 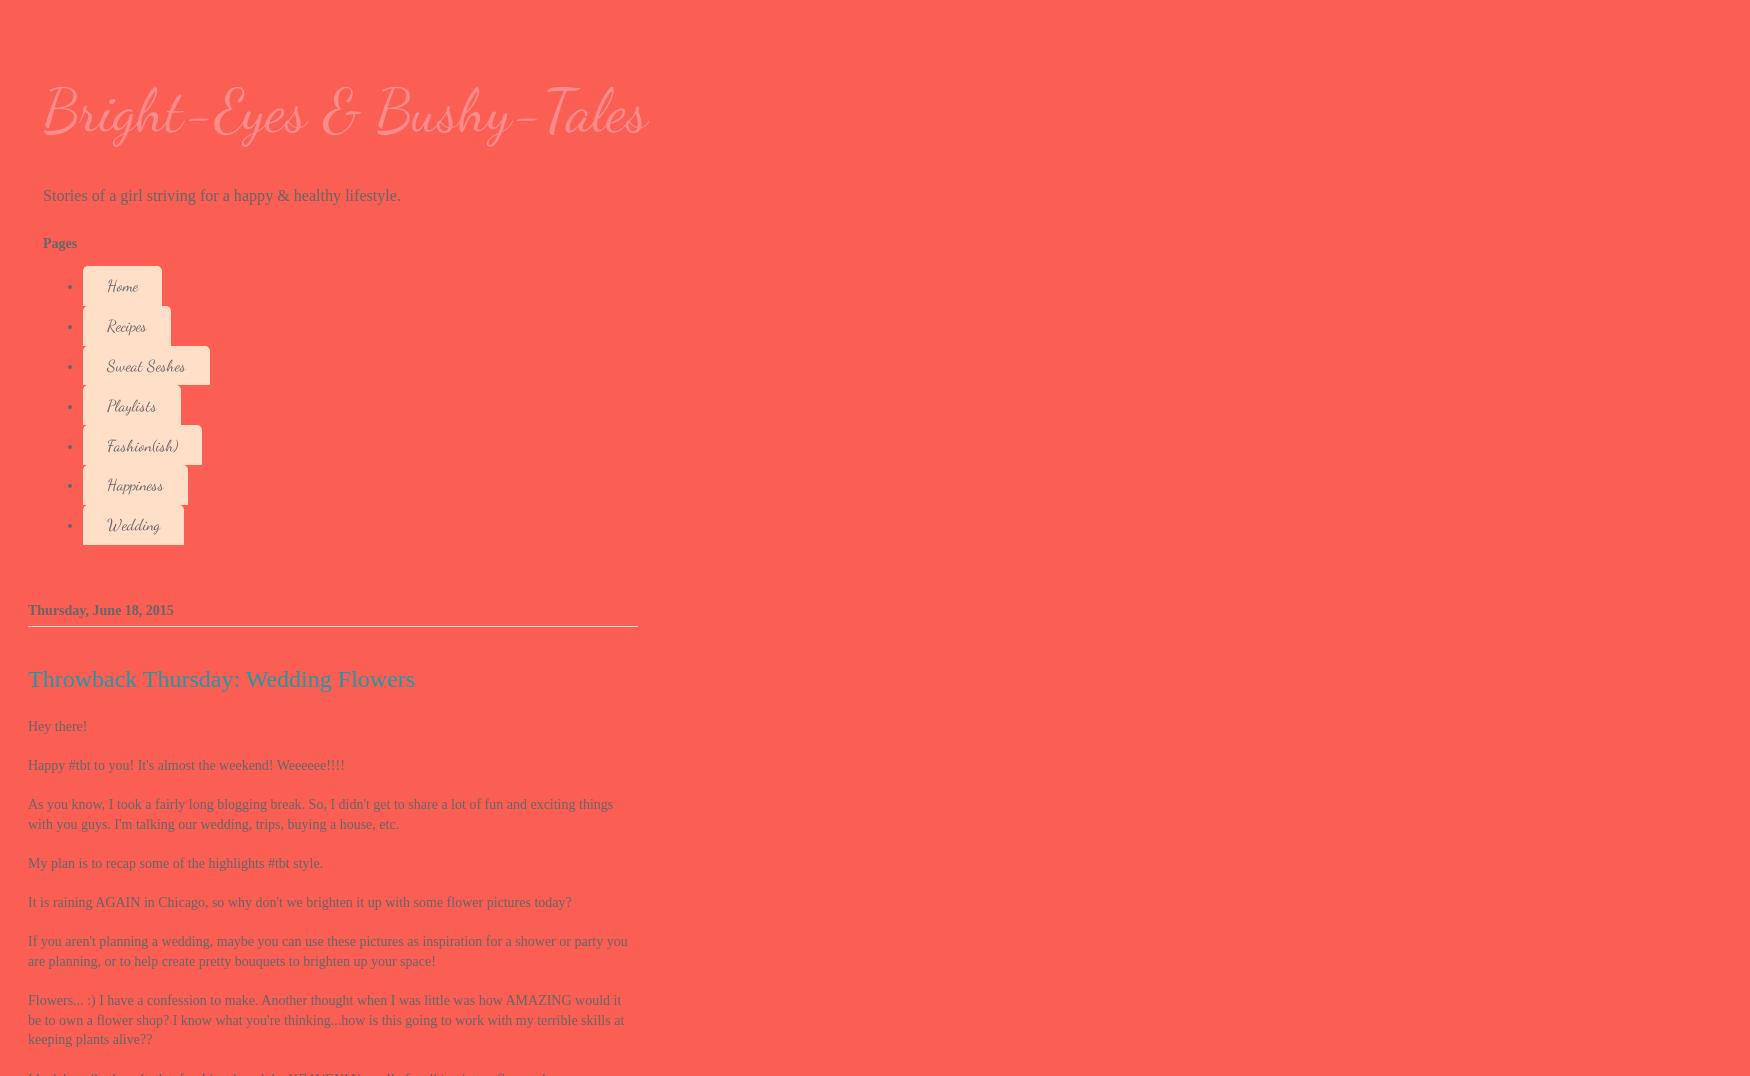 What do you see at coordinates (106, 325) in the screenshot?
I see `'Recipes'` at bounding box center [106, 325].